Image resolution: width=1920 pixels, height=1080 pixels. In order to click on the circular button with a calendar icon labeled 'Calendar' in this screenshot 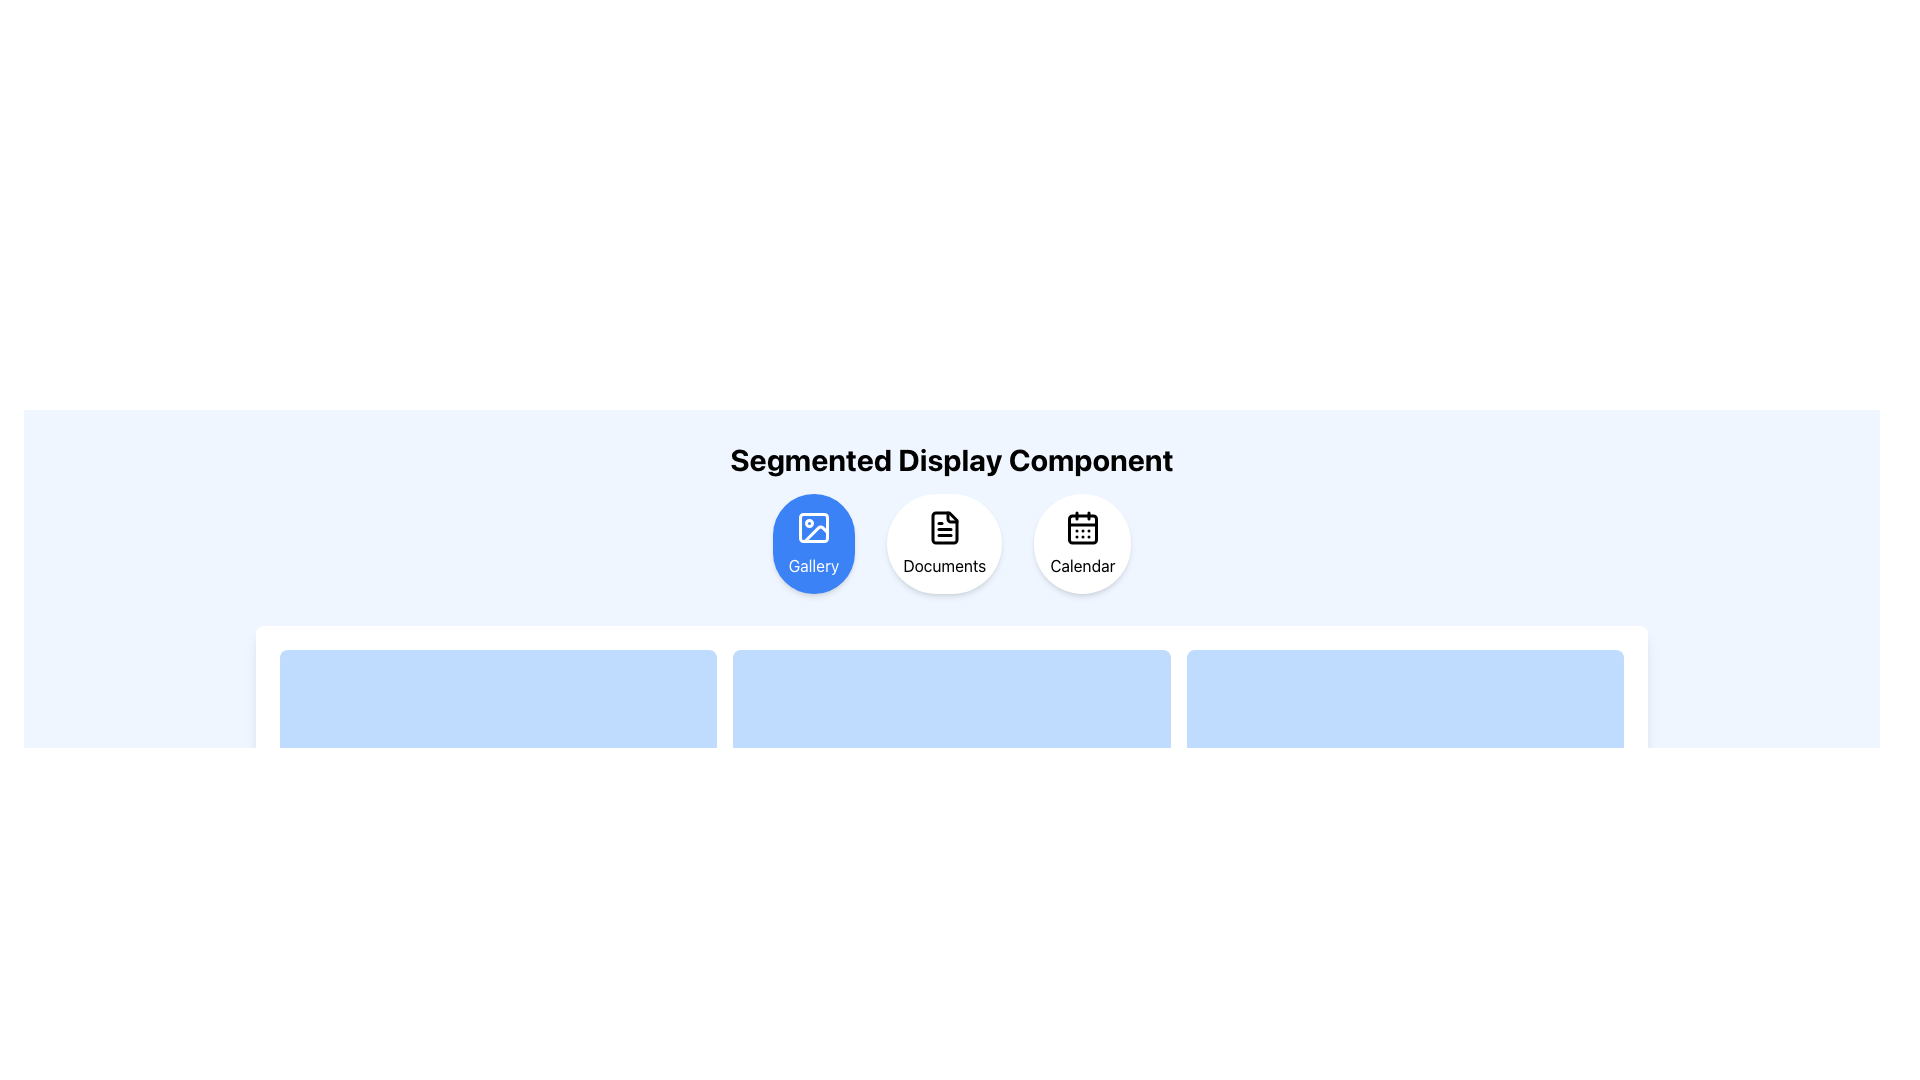, I will do `click(1081, 543)`.